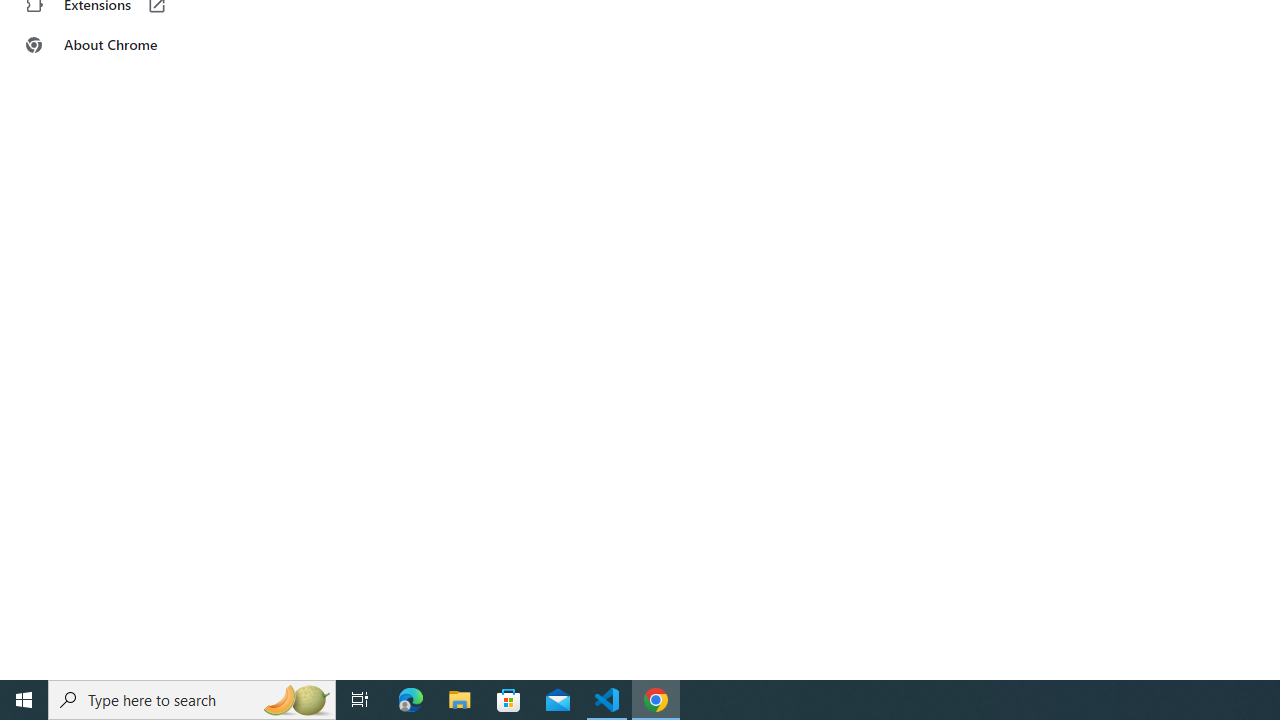 The width and height of the screenshot is (1280, 720). What do you see at coordinates (509, 698) in the screenshot?
I see `'Microsoft Store'` at bounding box center [509, 698].